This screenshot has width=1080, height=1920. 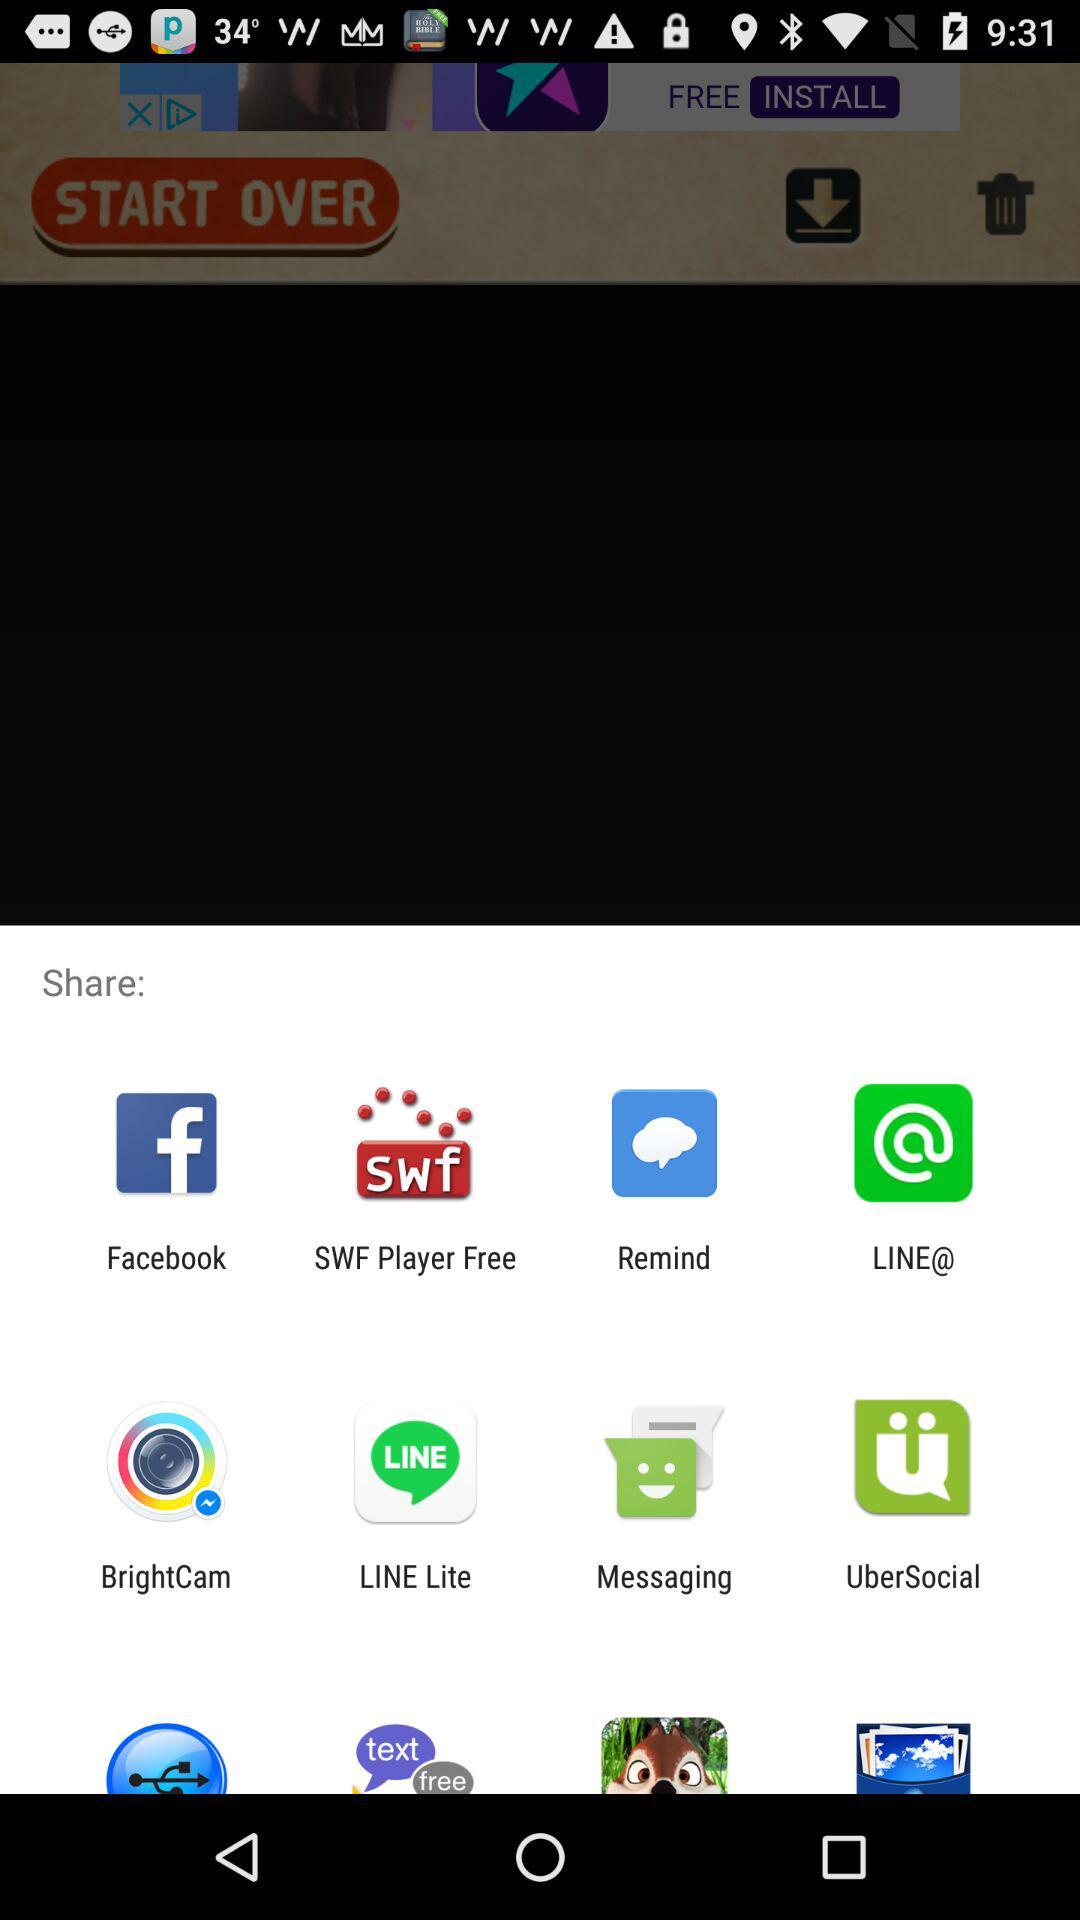 I want to click on the item next to brightcam, so click(x=414, y=1592).